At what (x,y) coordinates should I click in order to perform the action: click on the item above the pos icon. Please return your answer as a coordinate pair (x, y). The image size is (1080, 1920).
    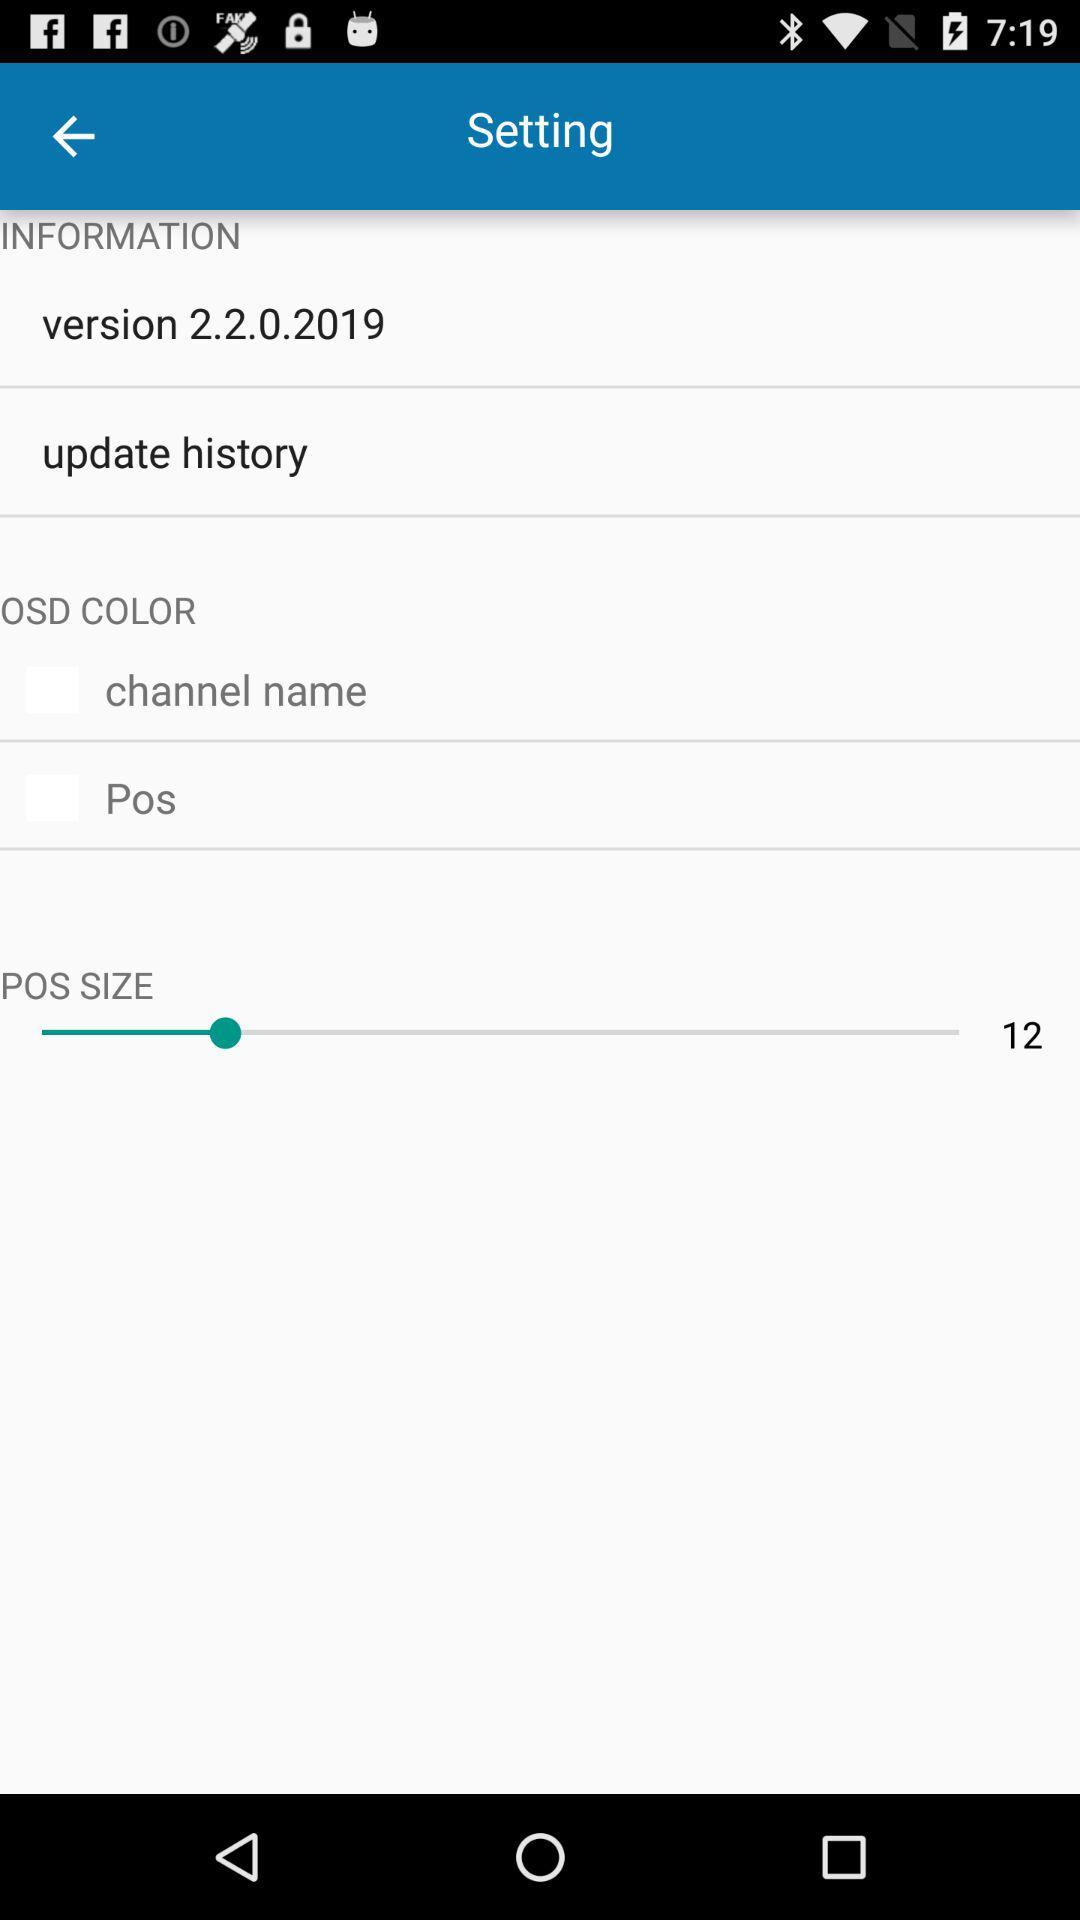
    Looking at the image, I should click on (579, 686).